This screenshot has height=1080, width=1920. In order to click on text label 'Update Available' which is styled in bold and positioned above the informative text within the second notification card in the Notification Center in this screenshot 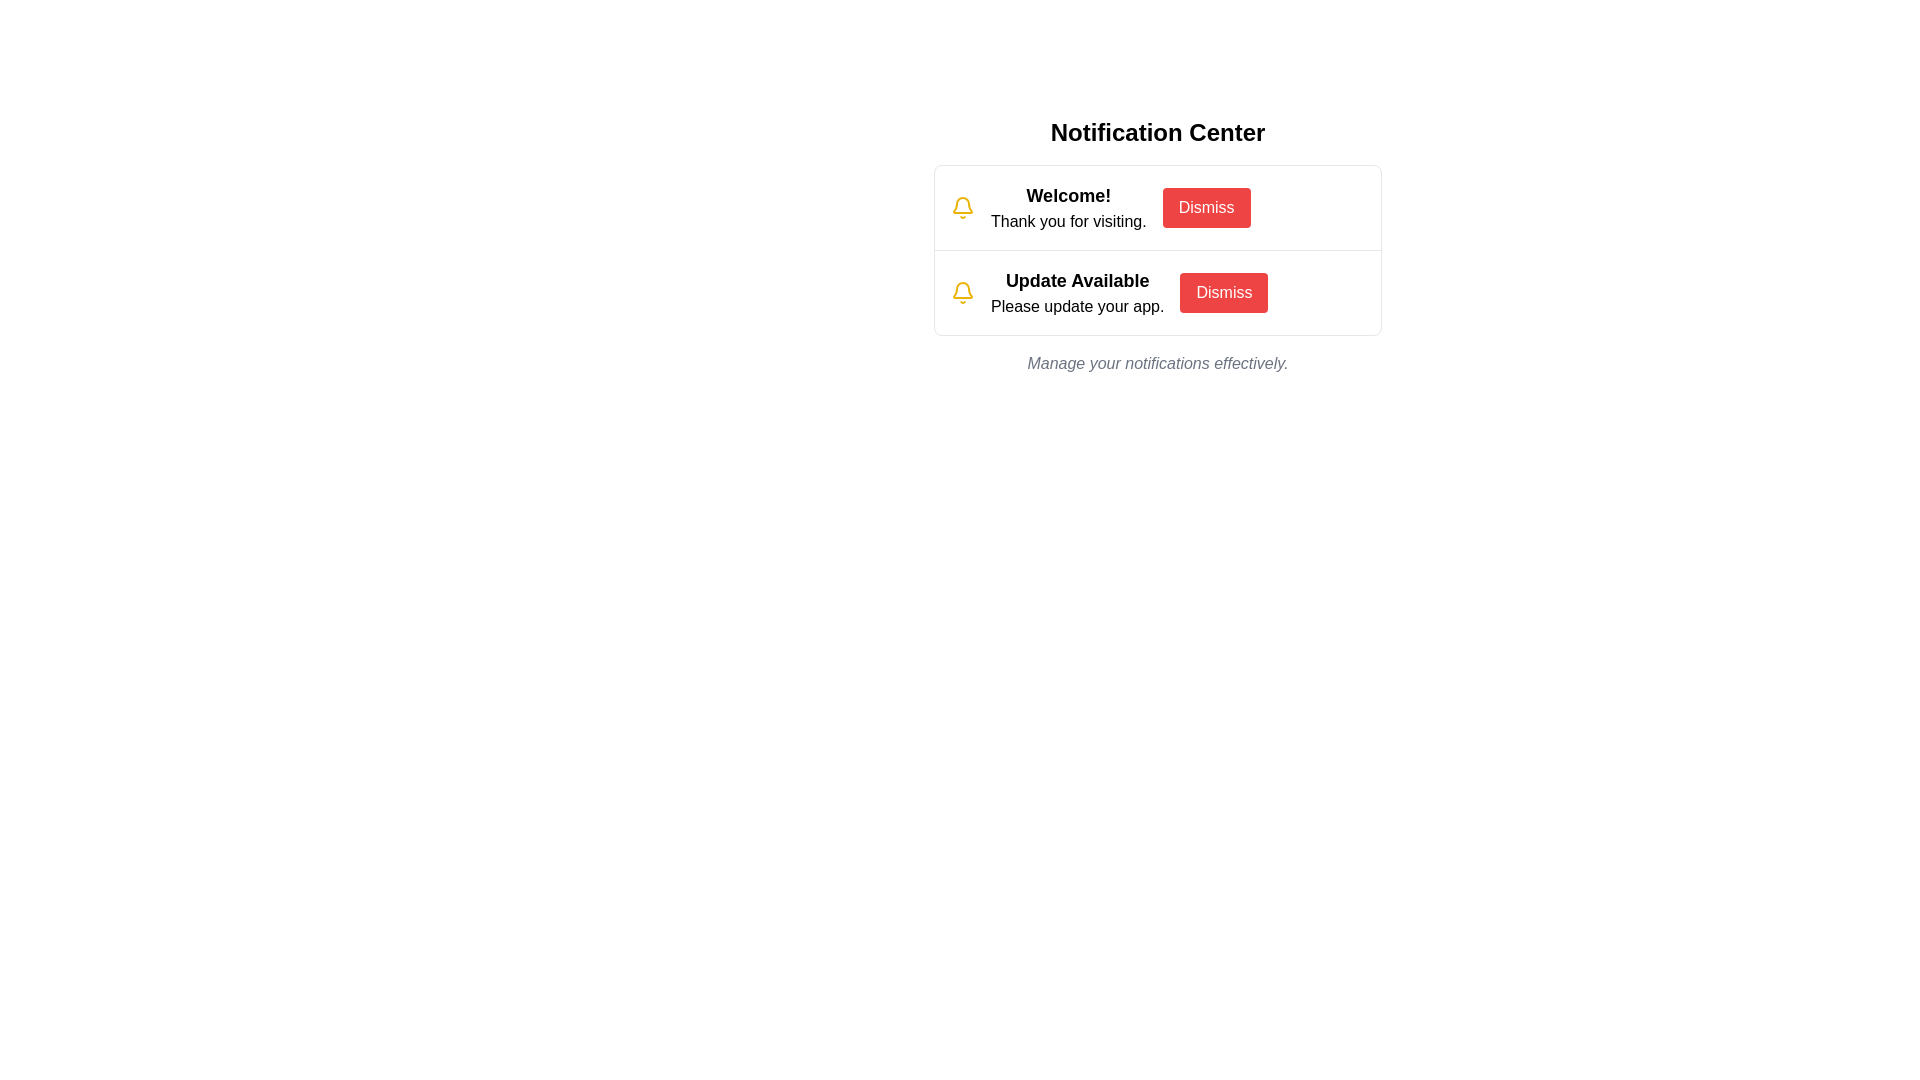, I will do `click(1076, 281)`.